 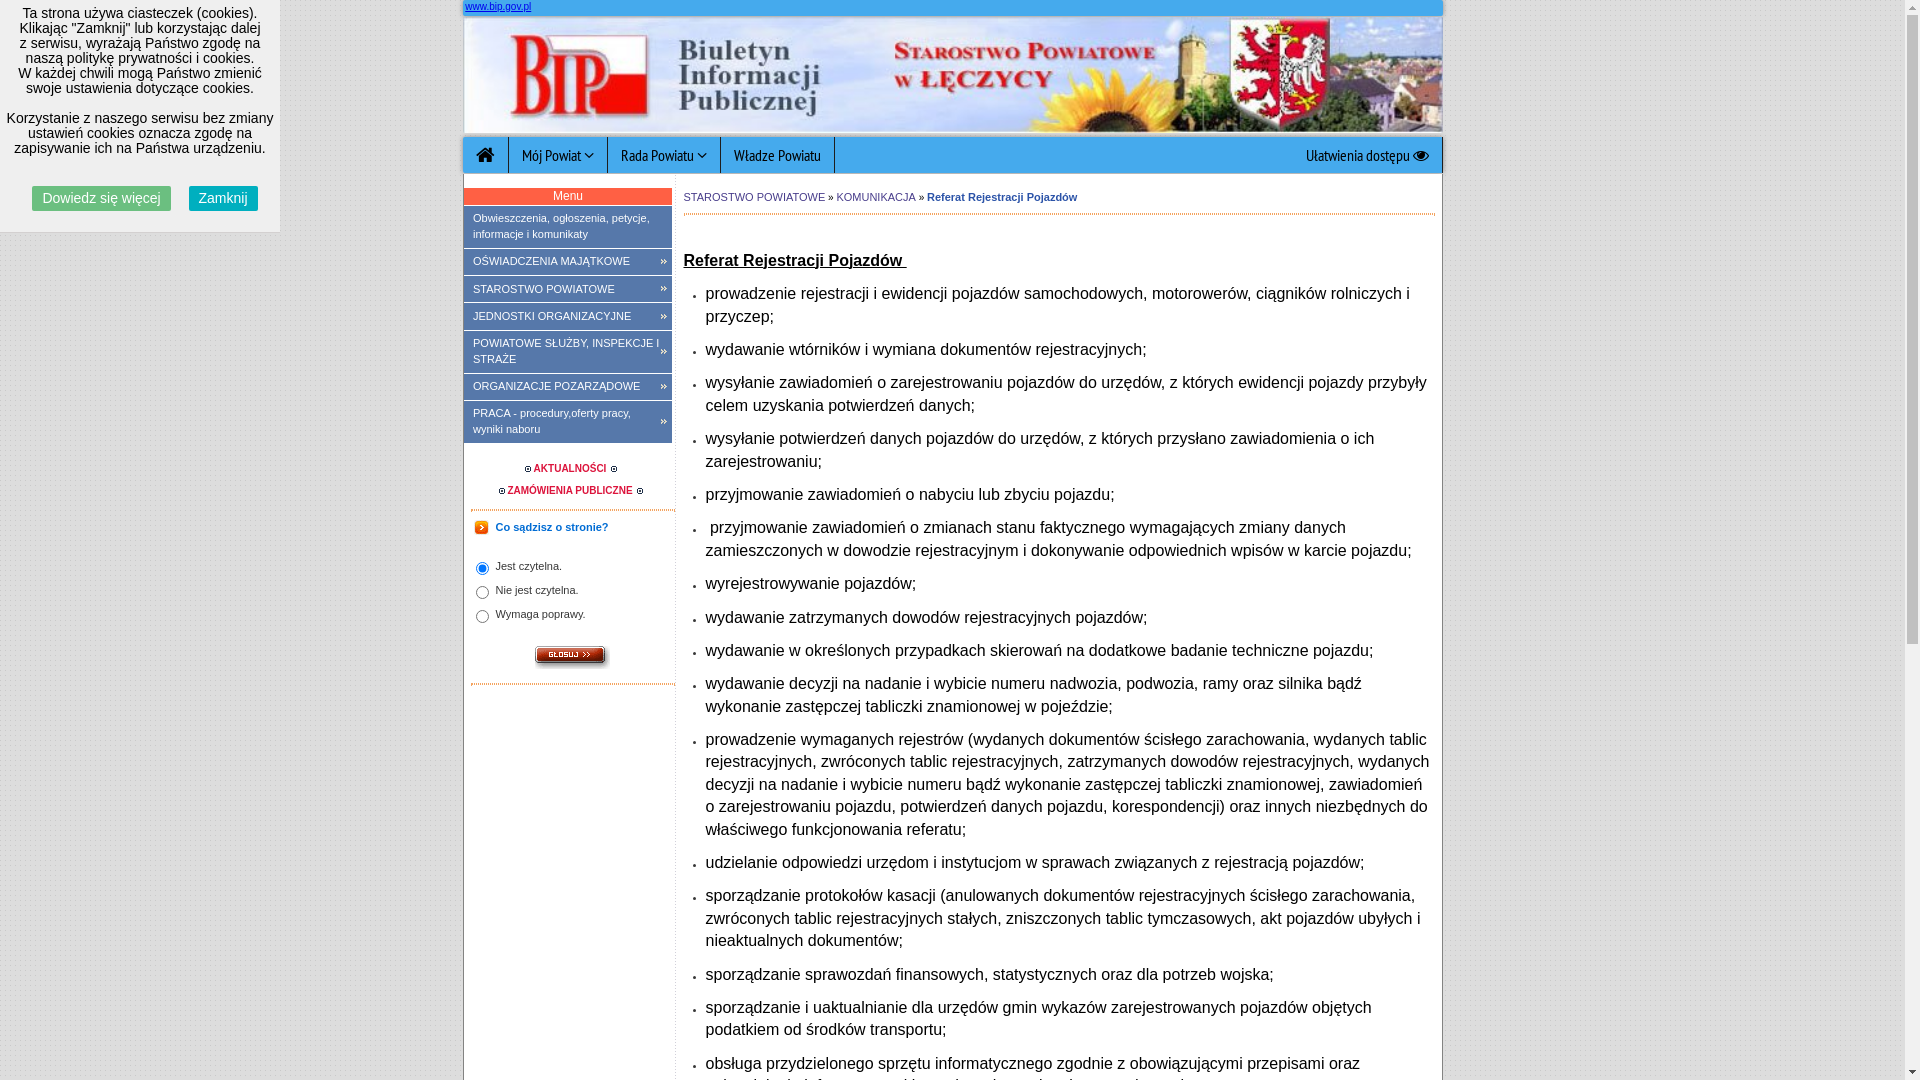 I want to click on 'KOMUNIKACJA', so click(x=875, y=196).